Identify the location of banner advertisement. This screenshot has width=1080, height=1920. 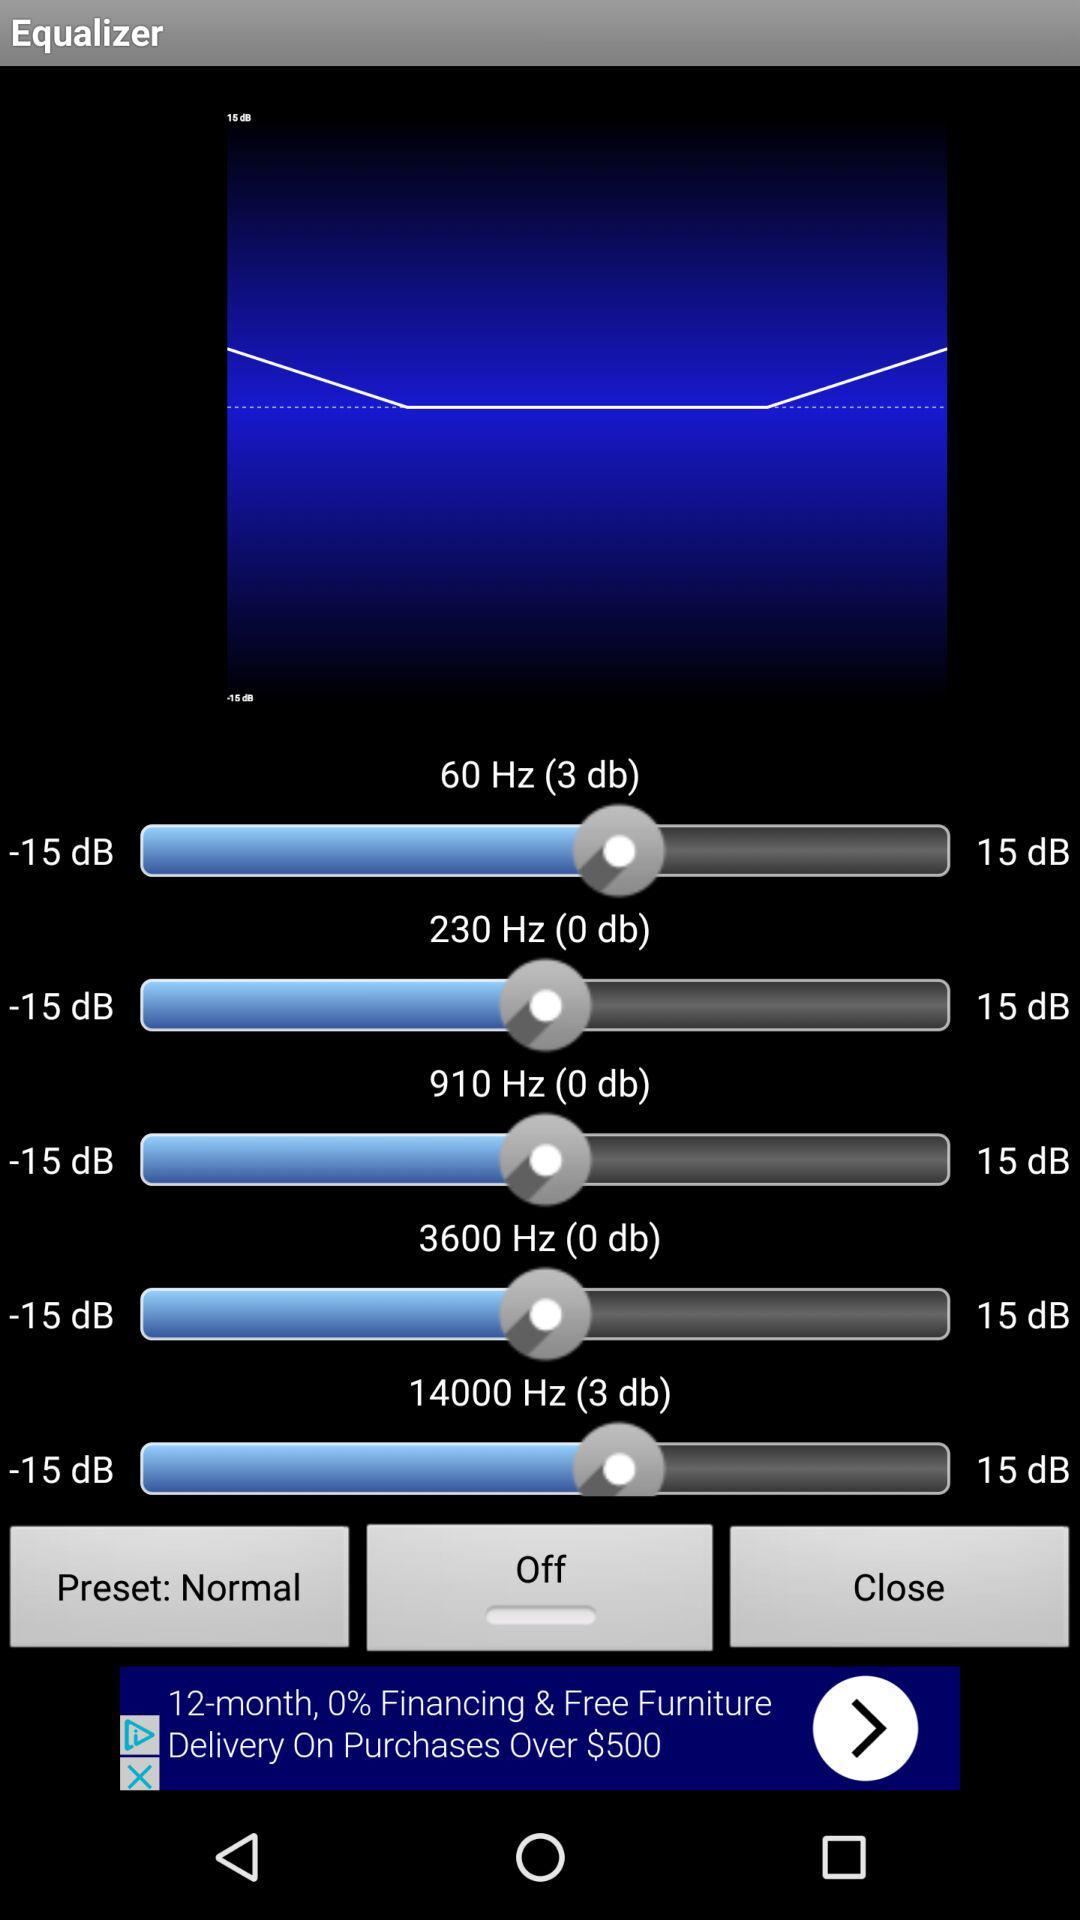
(540, 1727).